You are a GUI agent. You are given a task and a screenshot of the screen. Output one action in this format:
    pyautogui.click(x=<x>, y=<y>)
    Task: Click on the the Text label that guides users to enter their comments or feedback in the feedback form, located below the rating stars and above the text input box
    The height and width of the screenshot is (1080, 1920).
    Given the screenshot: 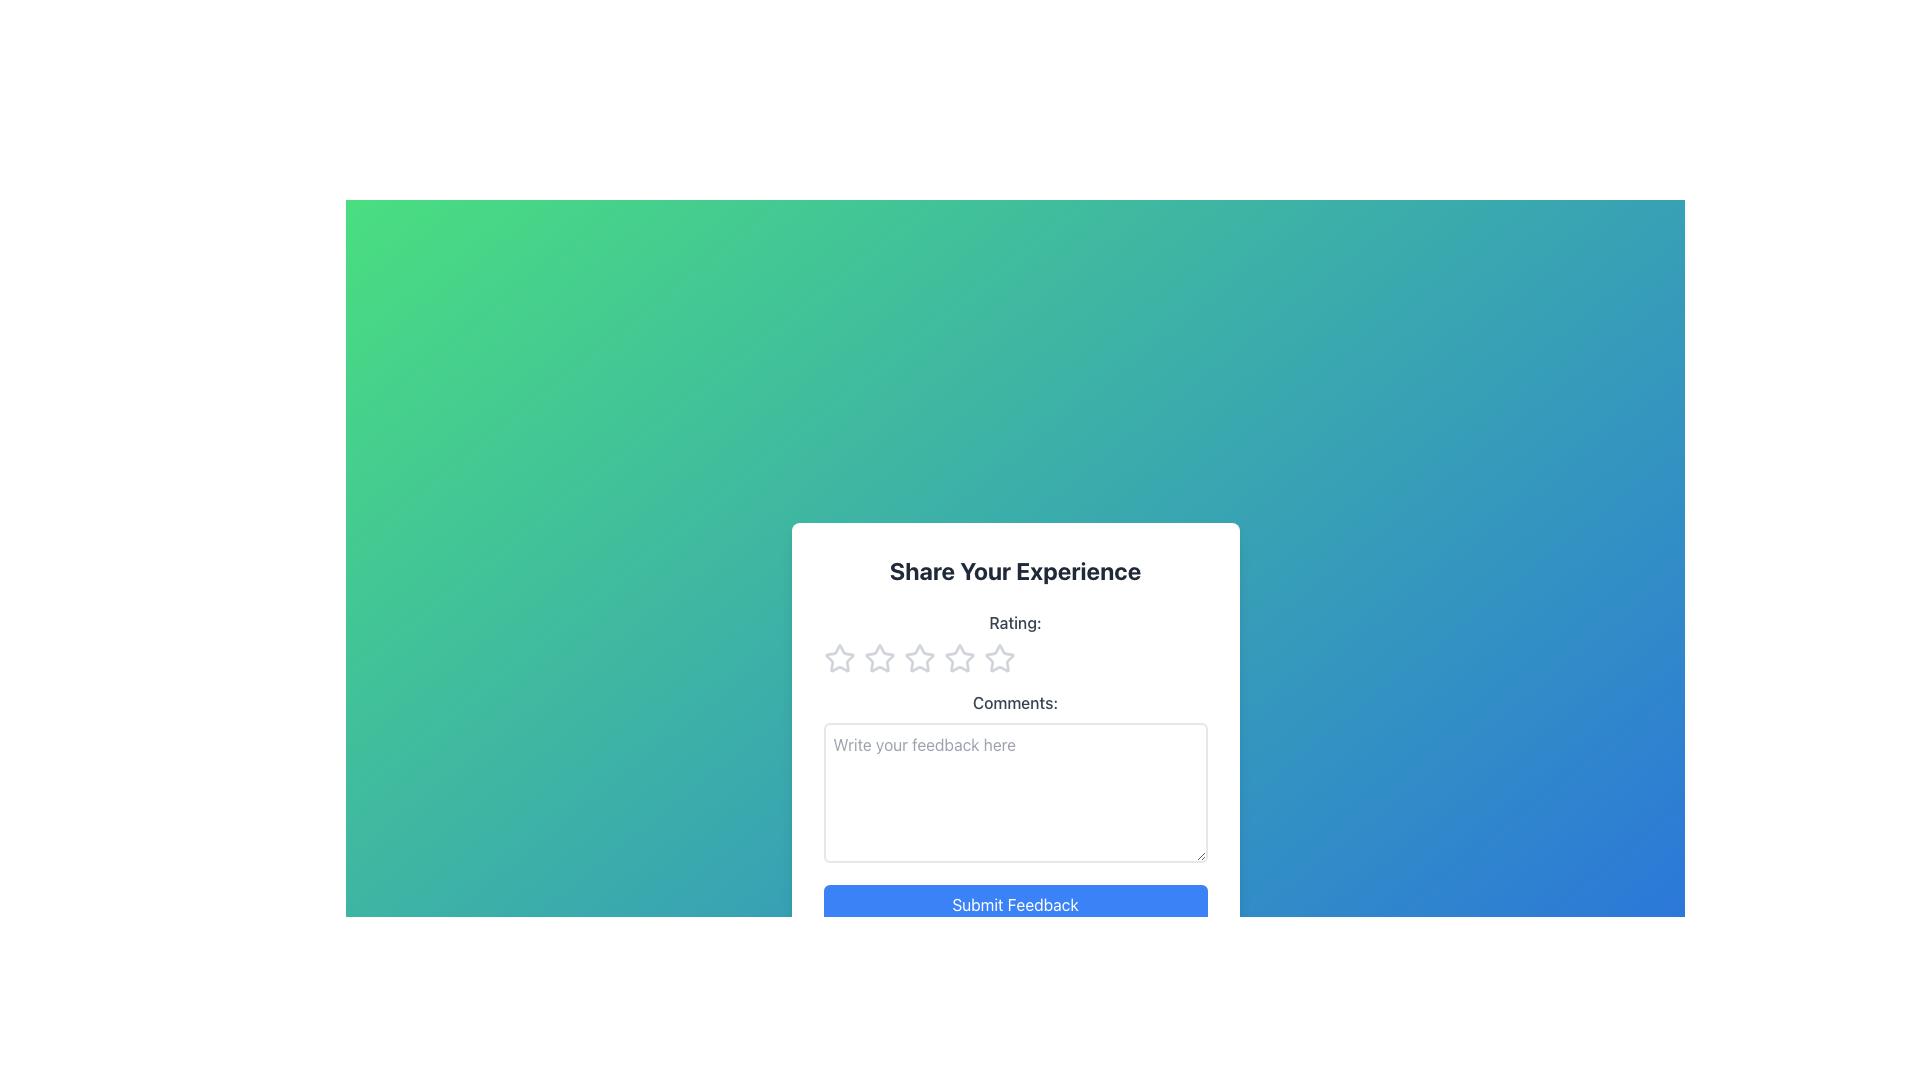 What is the action you would take?
    pyautogui.click(x=1015, y=701)
    